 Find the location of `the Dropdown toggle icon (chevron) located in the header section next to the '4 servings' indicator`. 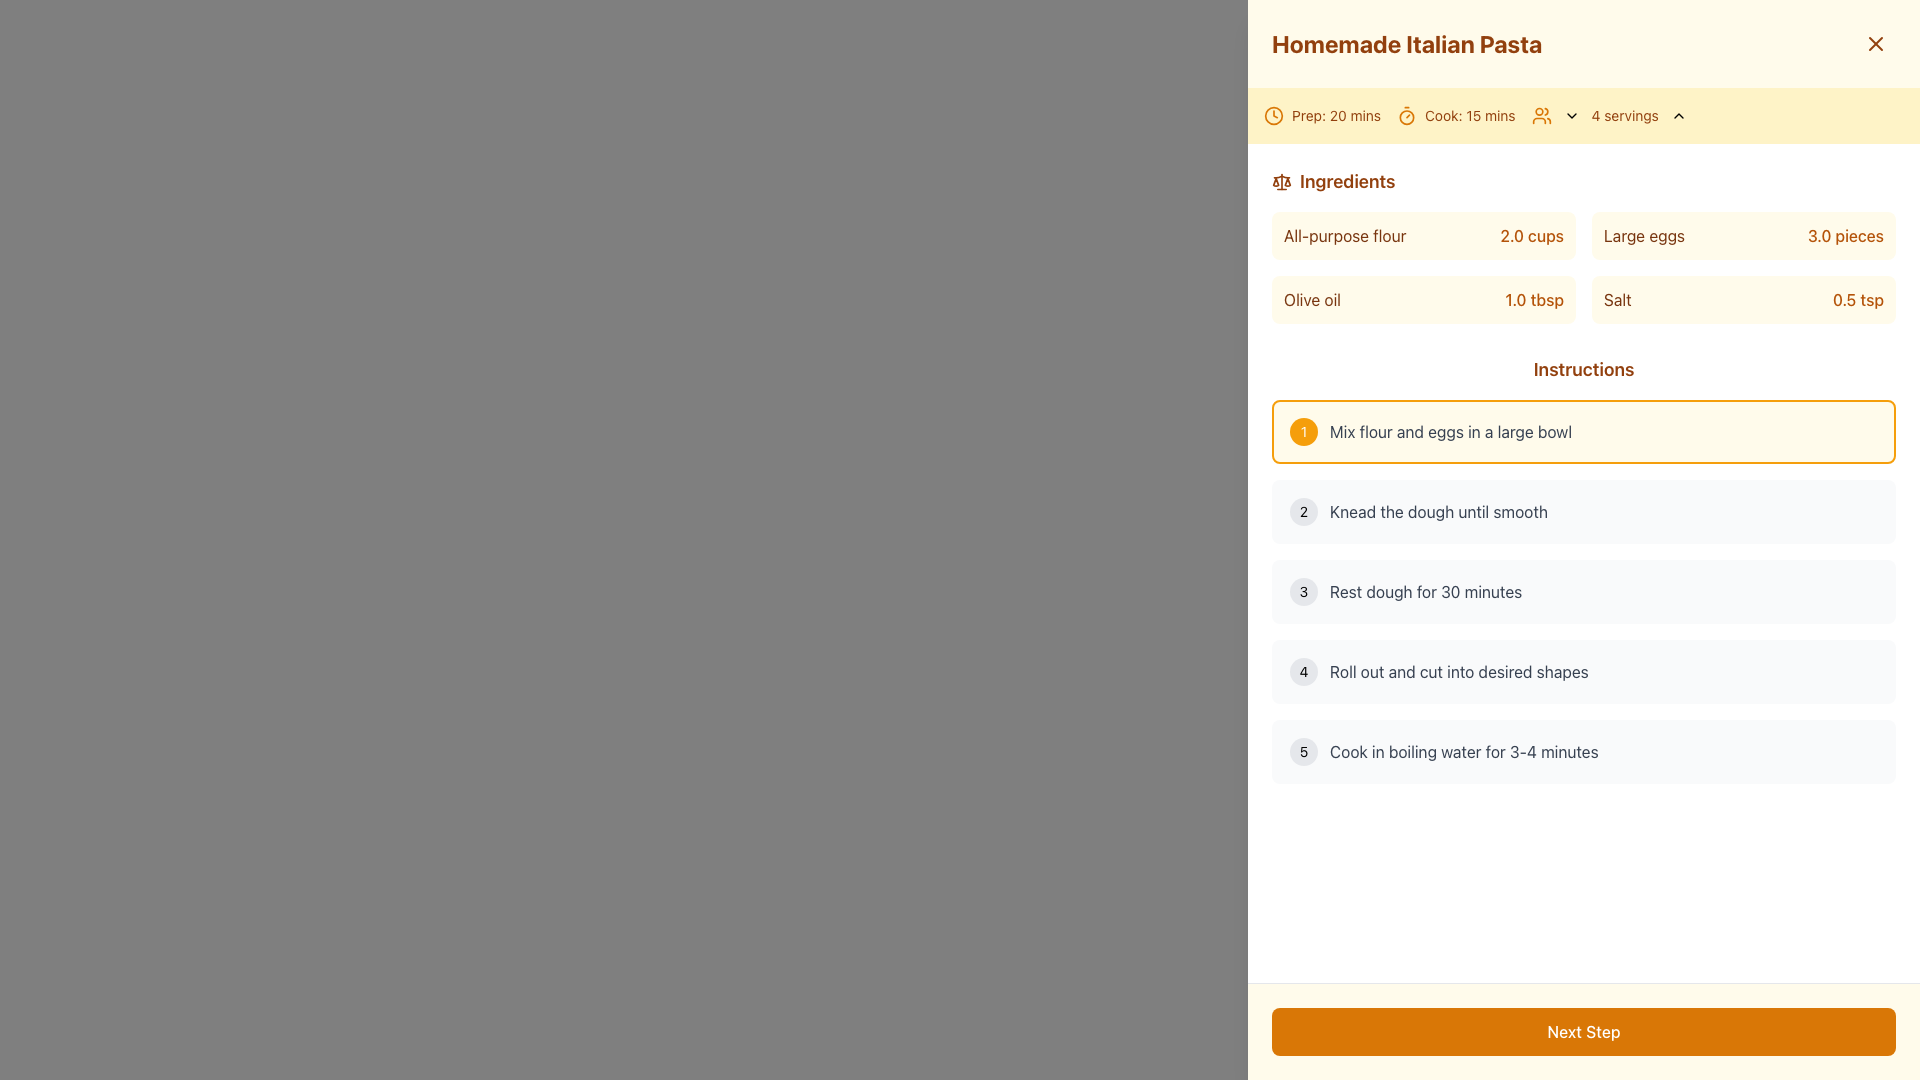

the Dropdown toggle icon (chevron) located in the header section next to the '4 servings' indicator is located at coordinates (1570, 115).